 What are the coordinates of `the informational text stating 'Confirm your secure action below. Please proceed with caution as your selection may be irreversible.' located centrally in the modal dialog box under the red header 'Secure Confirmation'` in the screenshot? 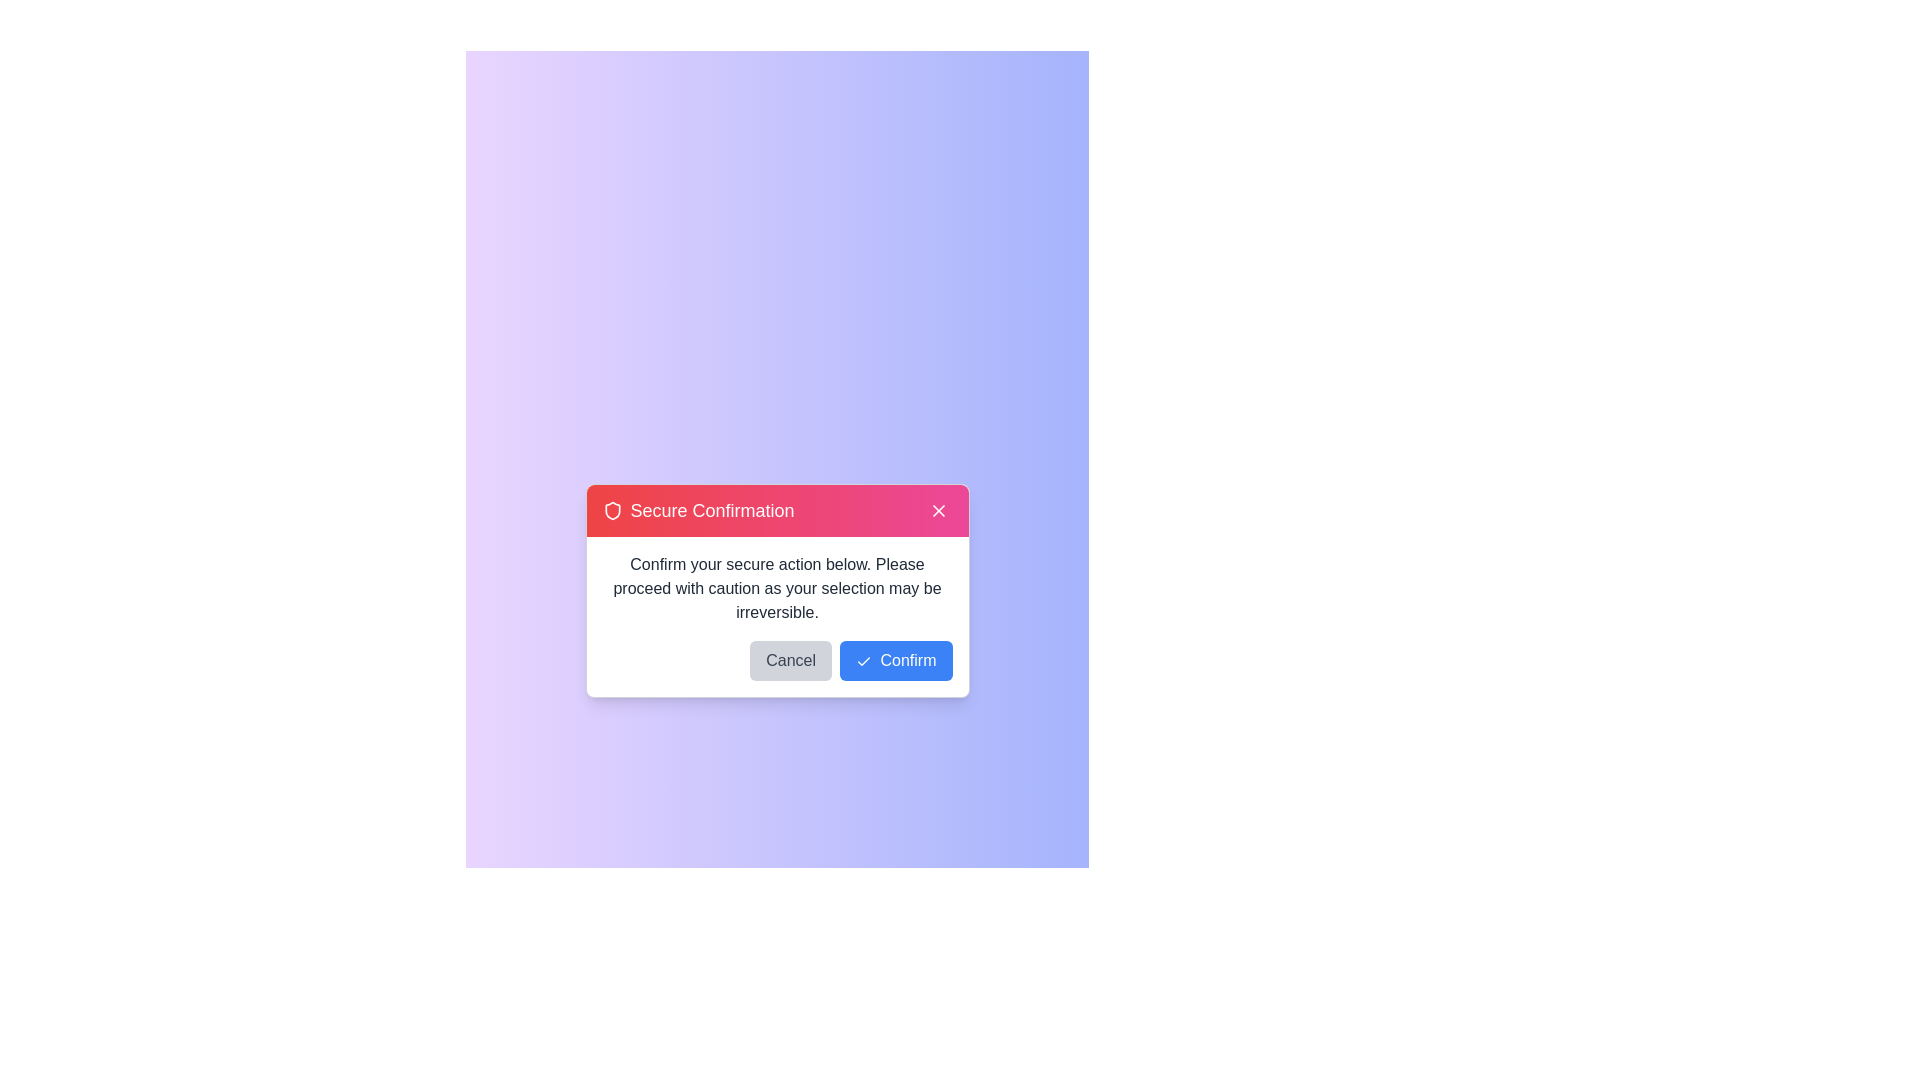 It's located at (776, 588).